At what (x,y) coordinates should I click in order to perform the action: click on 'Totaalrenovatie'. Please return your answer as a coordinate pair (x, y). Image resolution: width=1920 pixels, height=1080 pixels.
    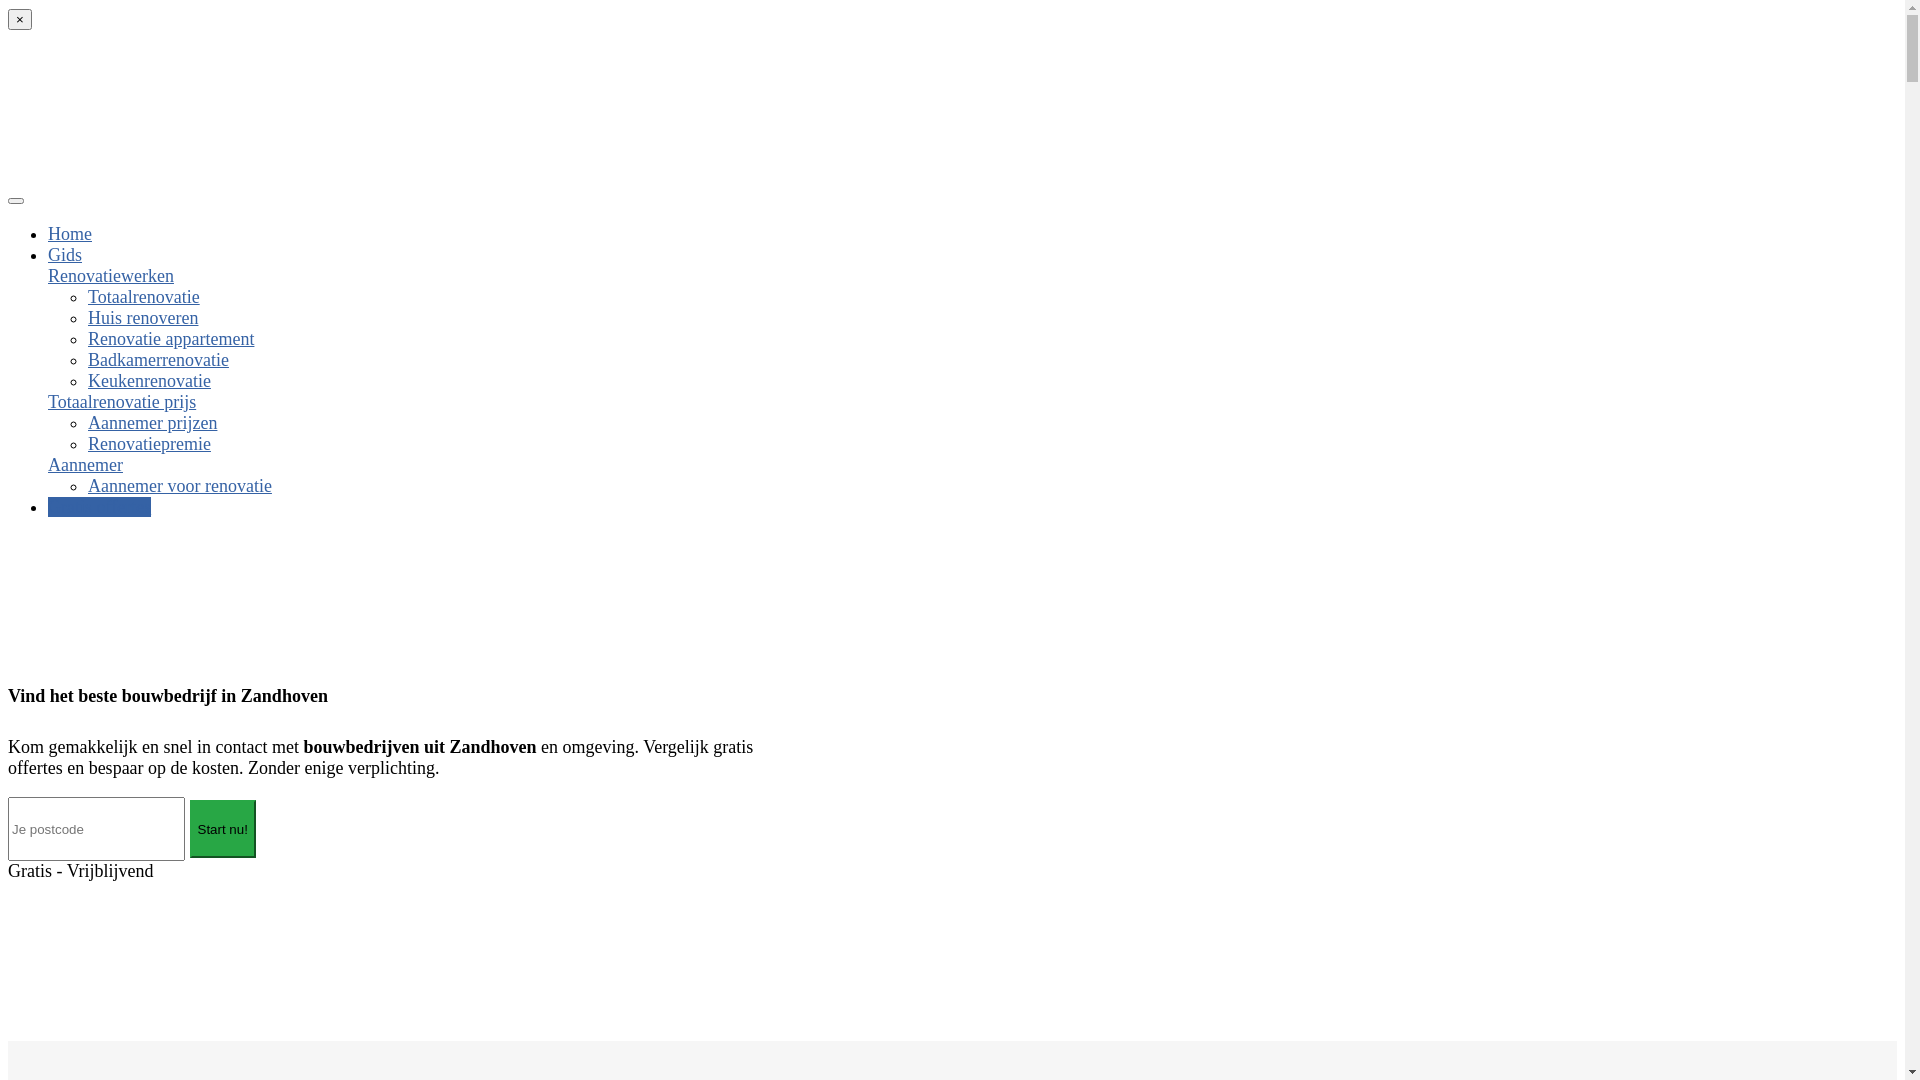
    Looking at the image, I should click on (143, 297).